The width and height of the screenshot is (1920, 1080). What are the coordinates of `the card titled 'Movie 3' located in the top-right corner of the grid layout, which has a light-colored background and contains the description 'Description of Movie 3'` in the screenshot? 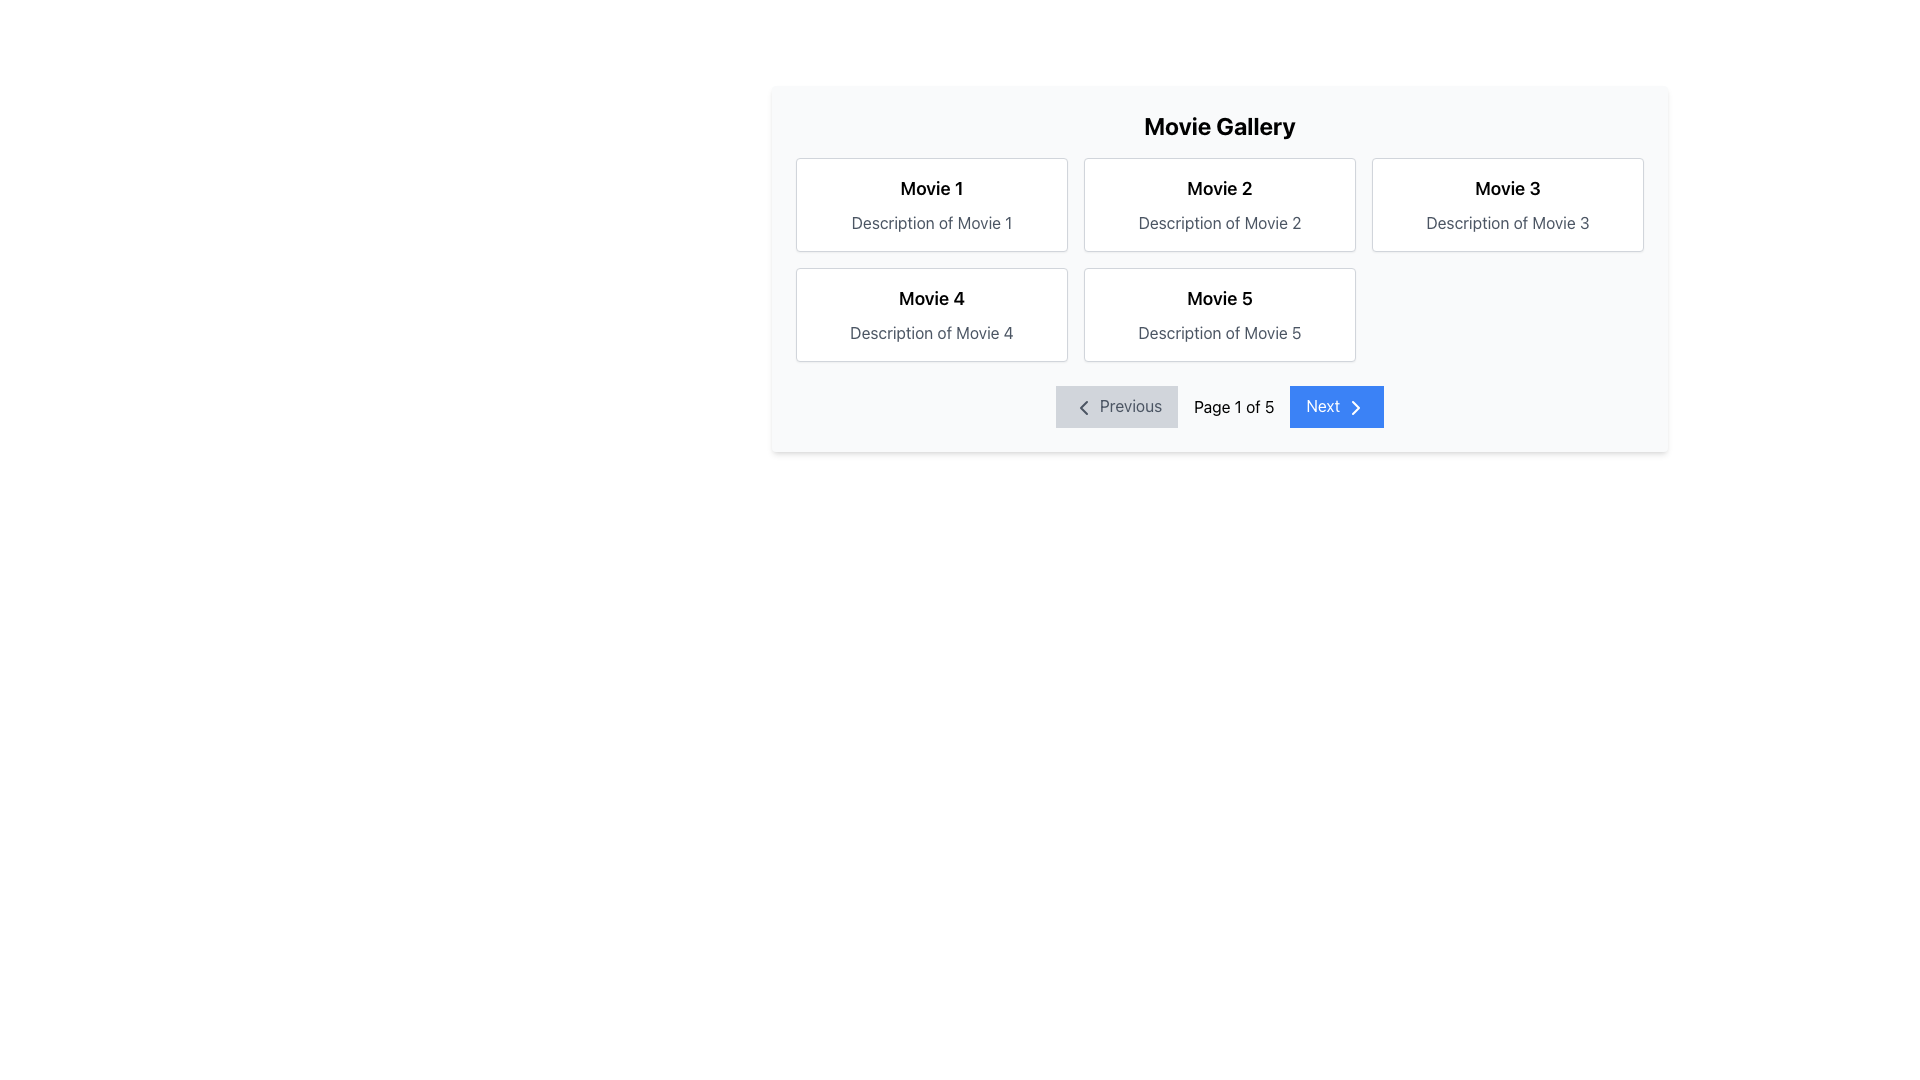 It's located at (1507, 204).